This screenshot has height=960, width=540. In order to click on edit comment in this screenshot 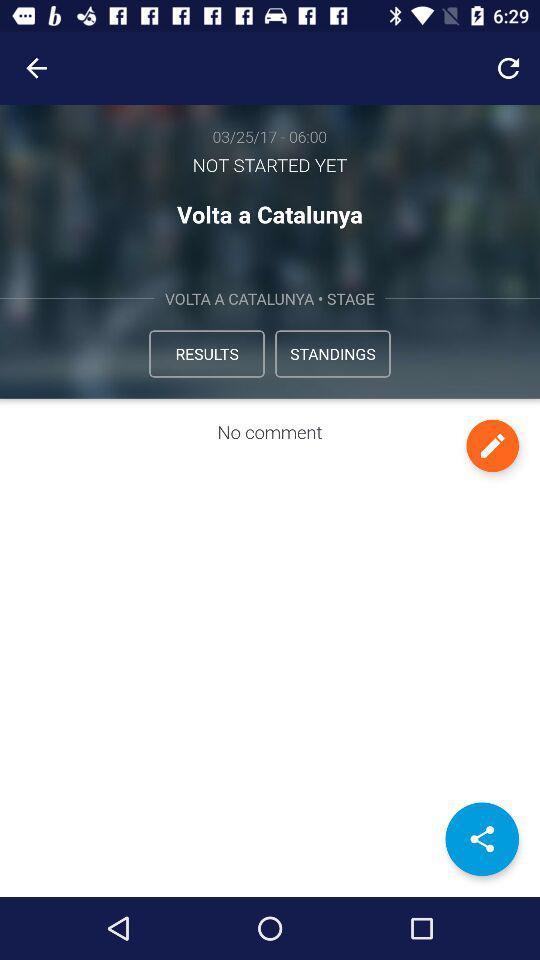, I will do `click(491, 445)`.